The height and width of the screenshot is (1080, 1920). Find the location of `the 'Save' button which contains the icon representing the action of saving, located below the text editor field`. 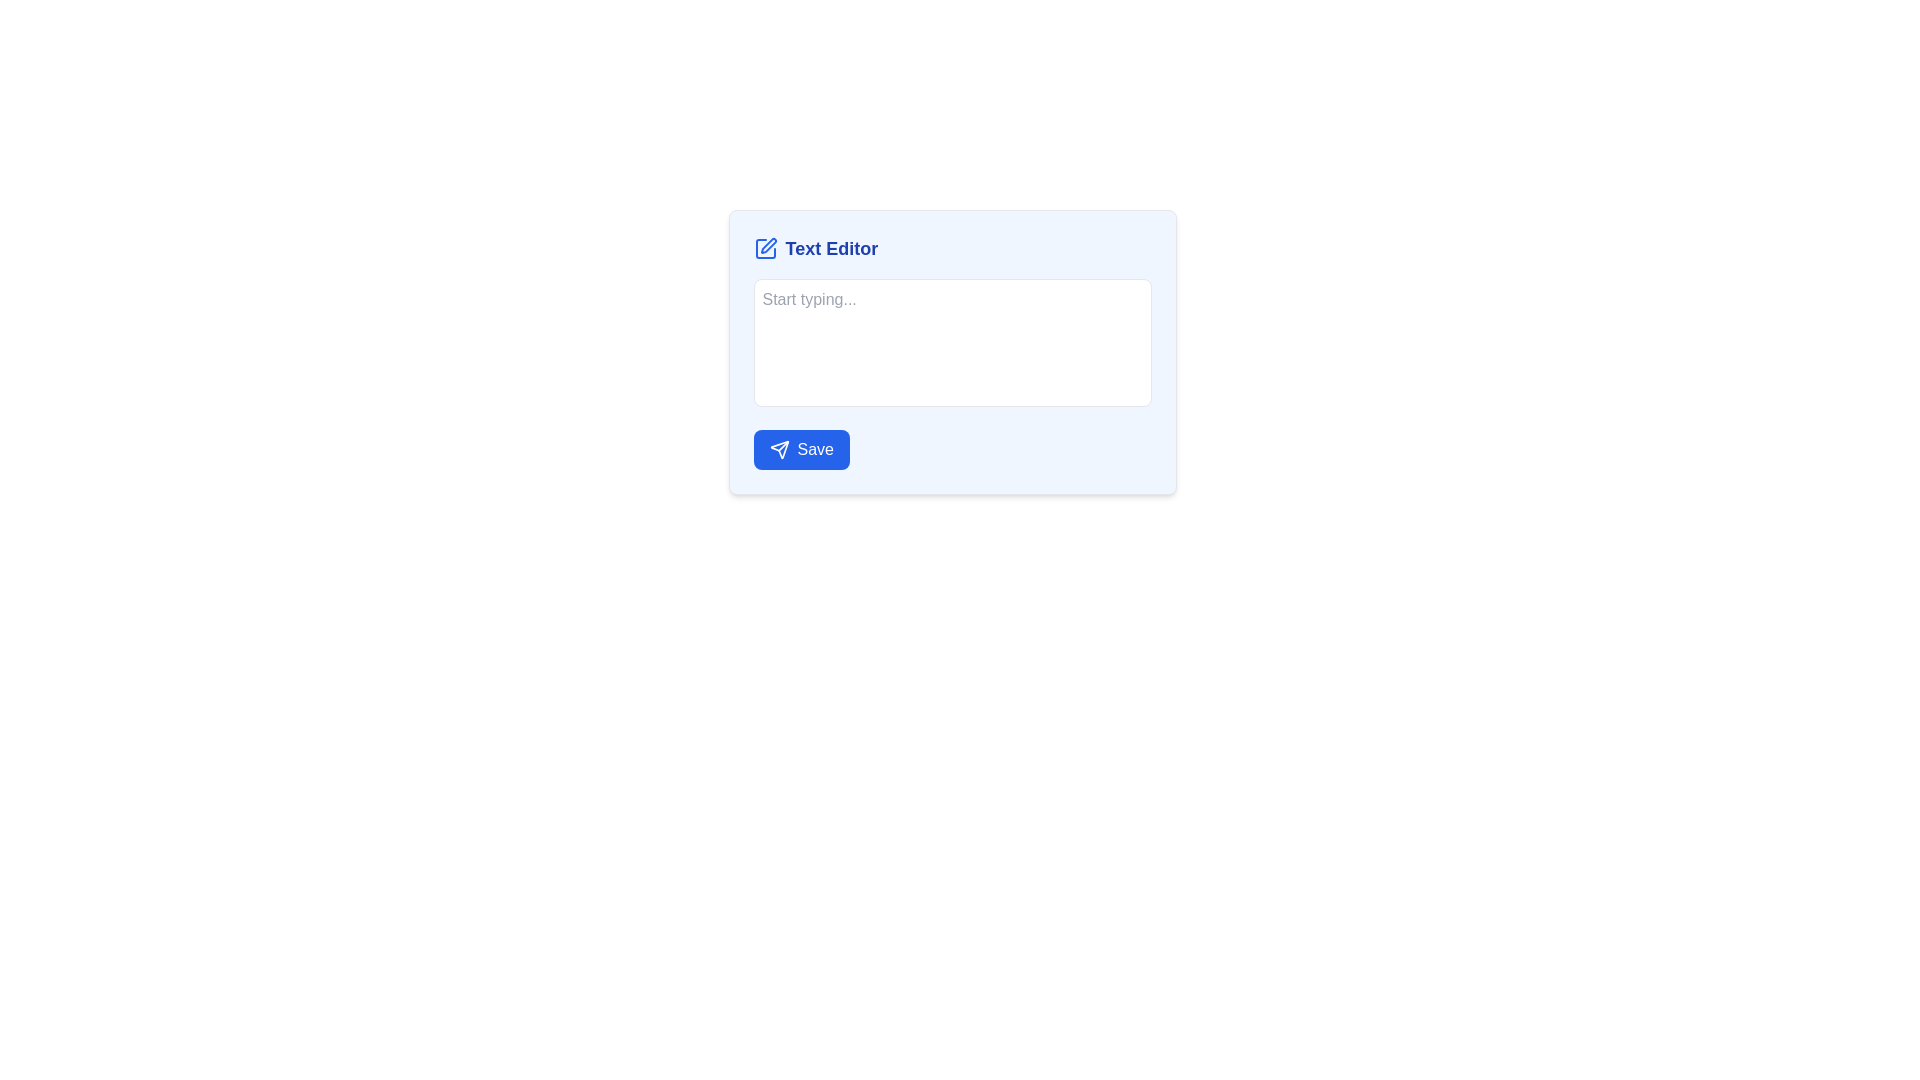

the 'Save' button which contains the icon representing the action of saving, located below the text editor field is located at coordinates (778, 450).